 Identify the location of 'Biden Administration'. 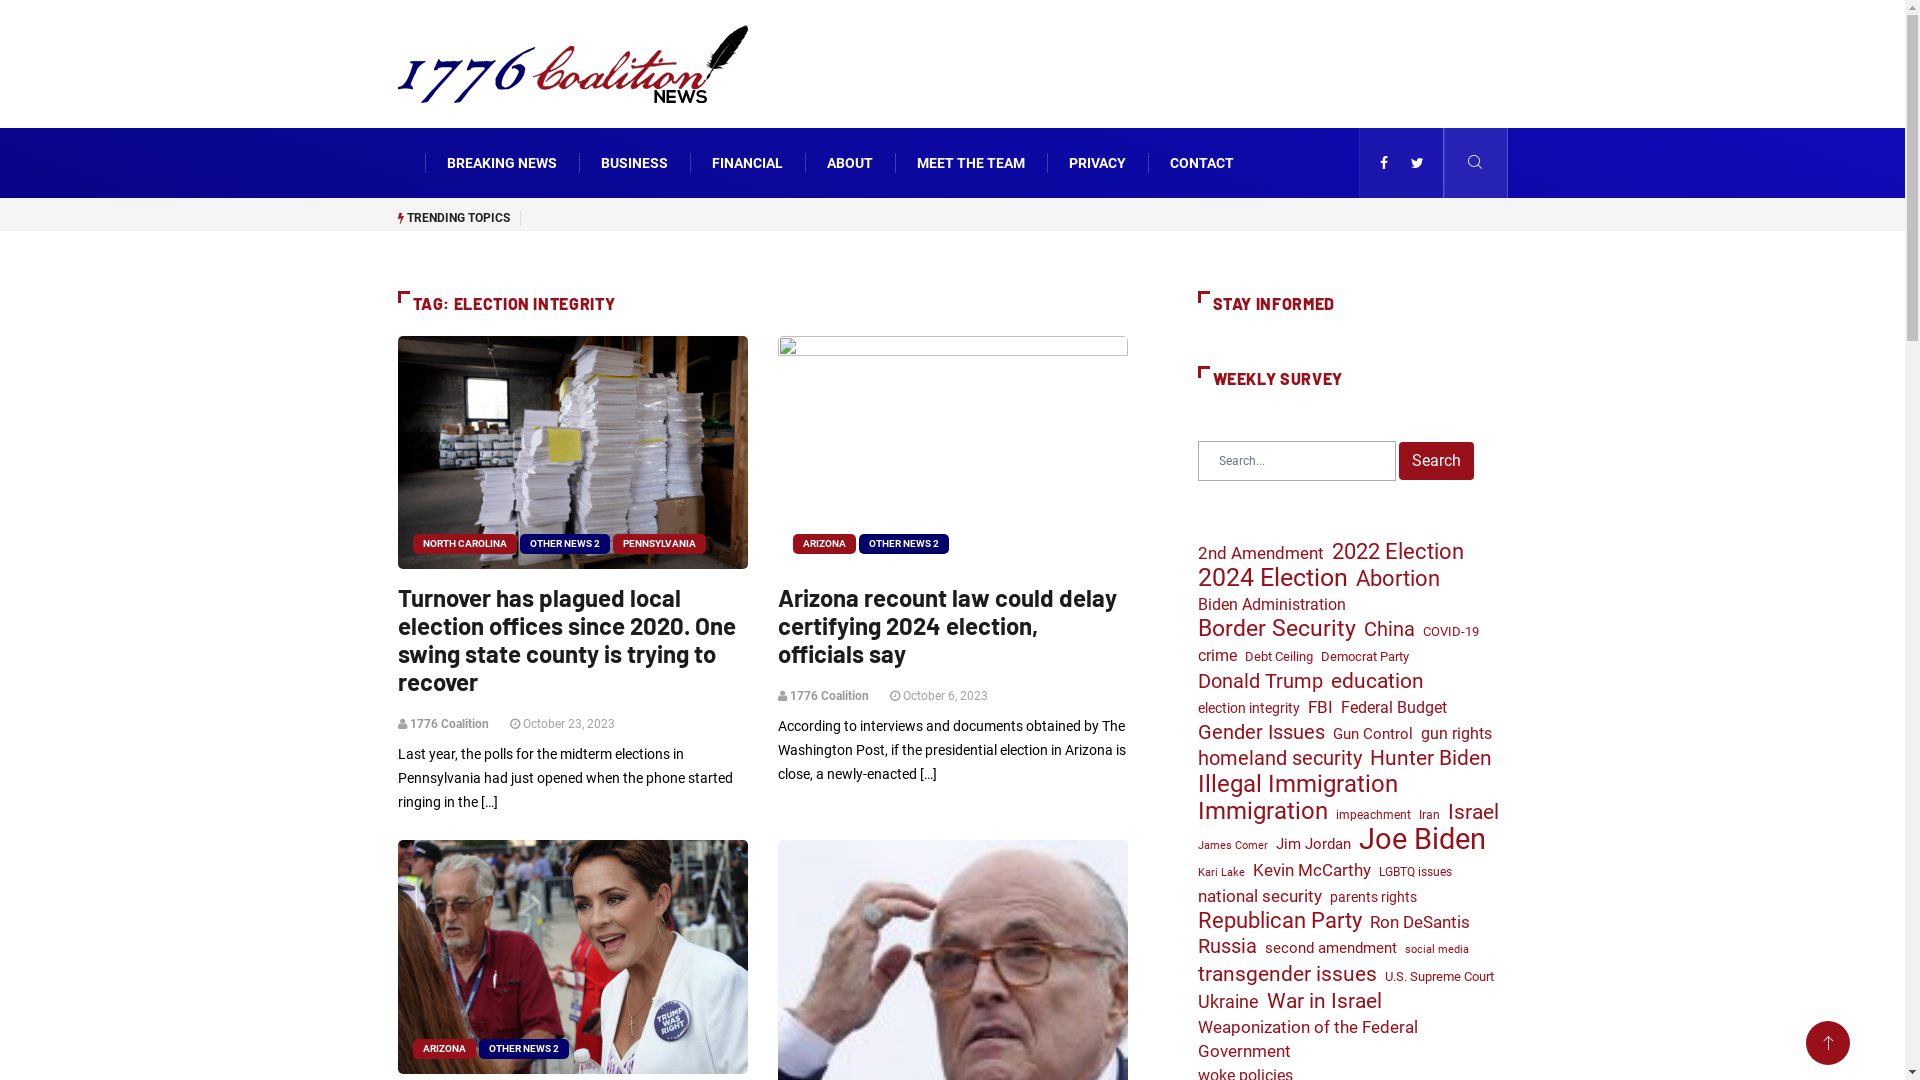
(1271, 604).